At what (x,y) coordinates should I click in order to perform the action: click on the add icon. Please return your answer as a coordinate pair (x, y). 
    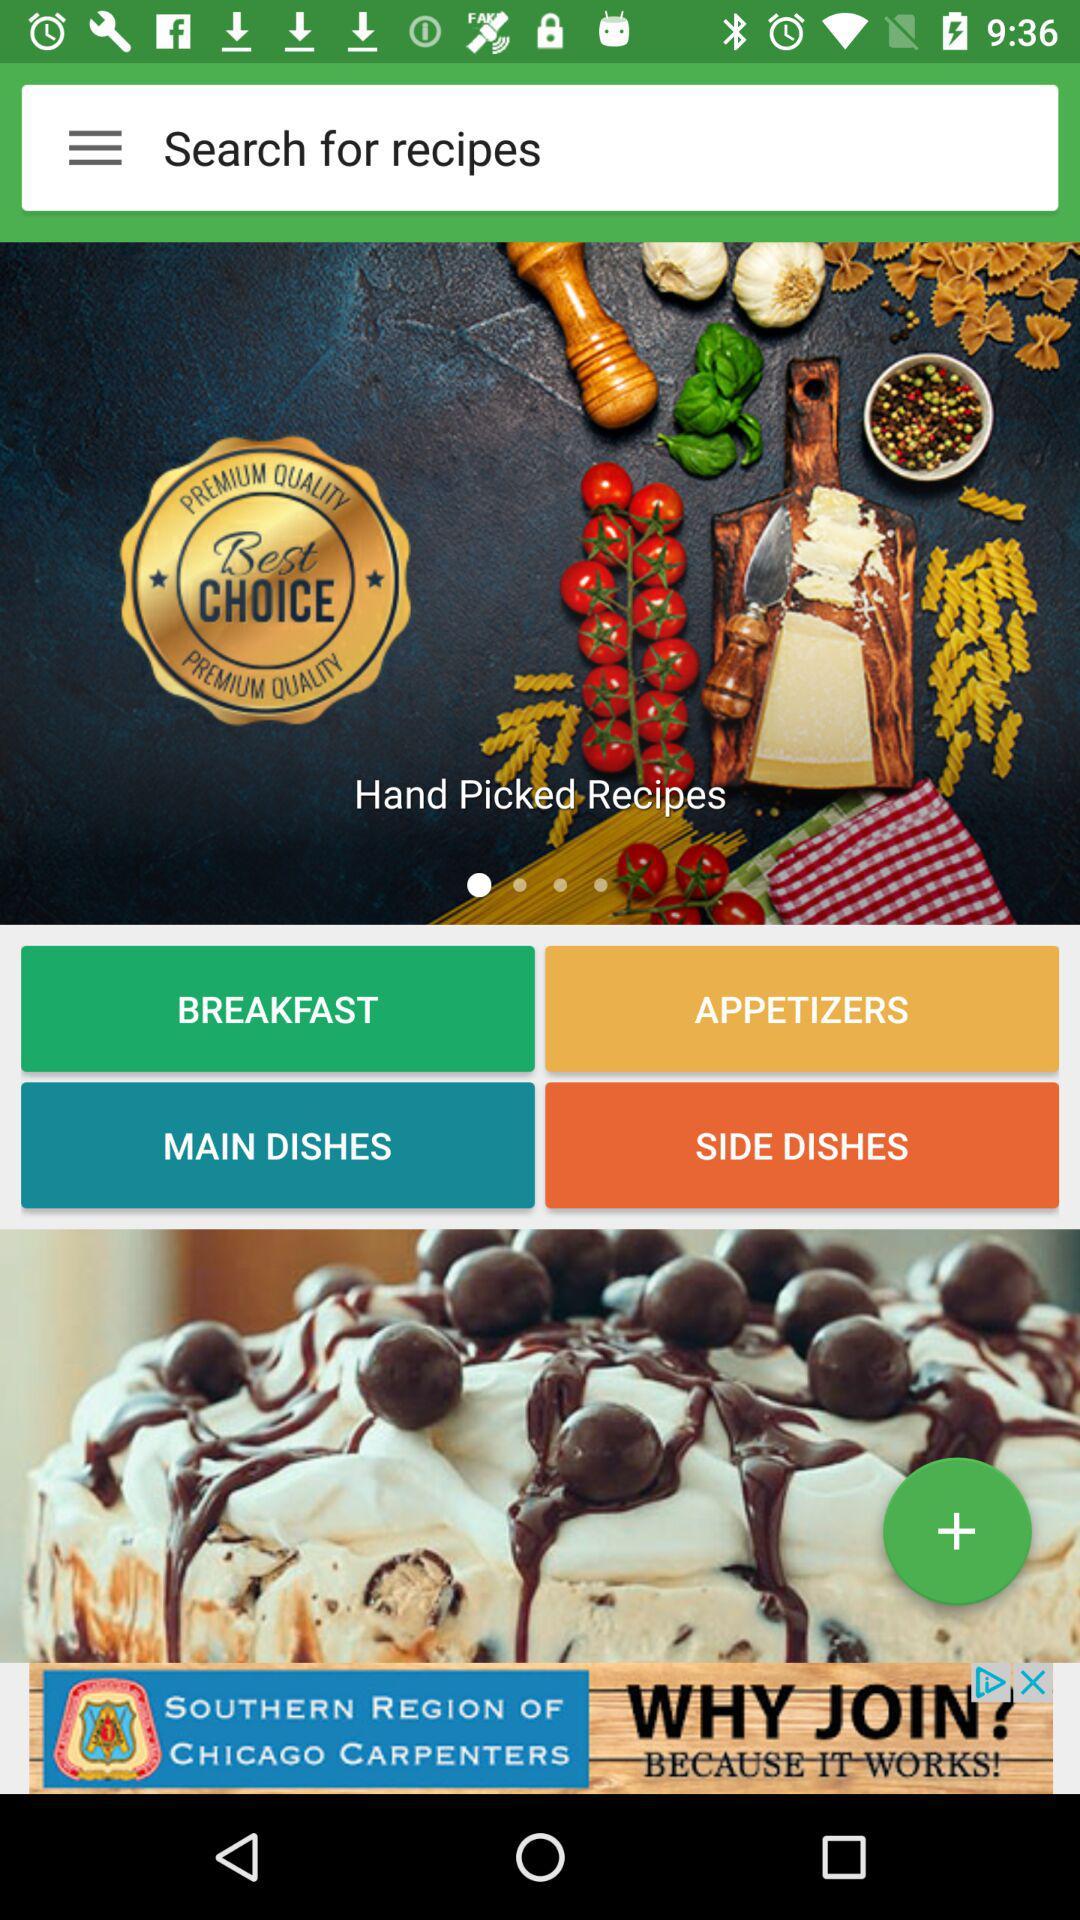
    Looking at the image, I should click on (955, 1538).